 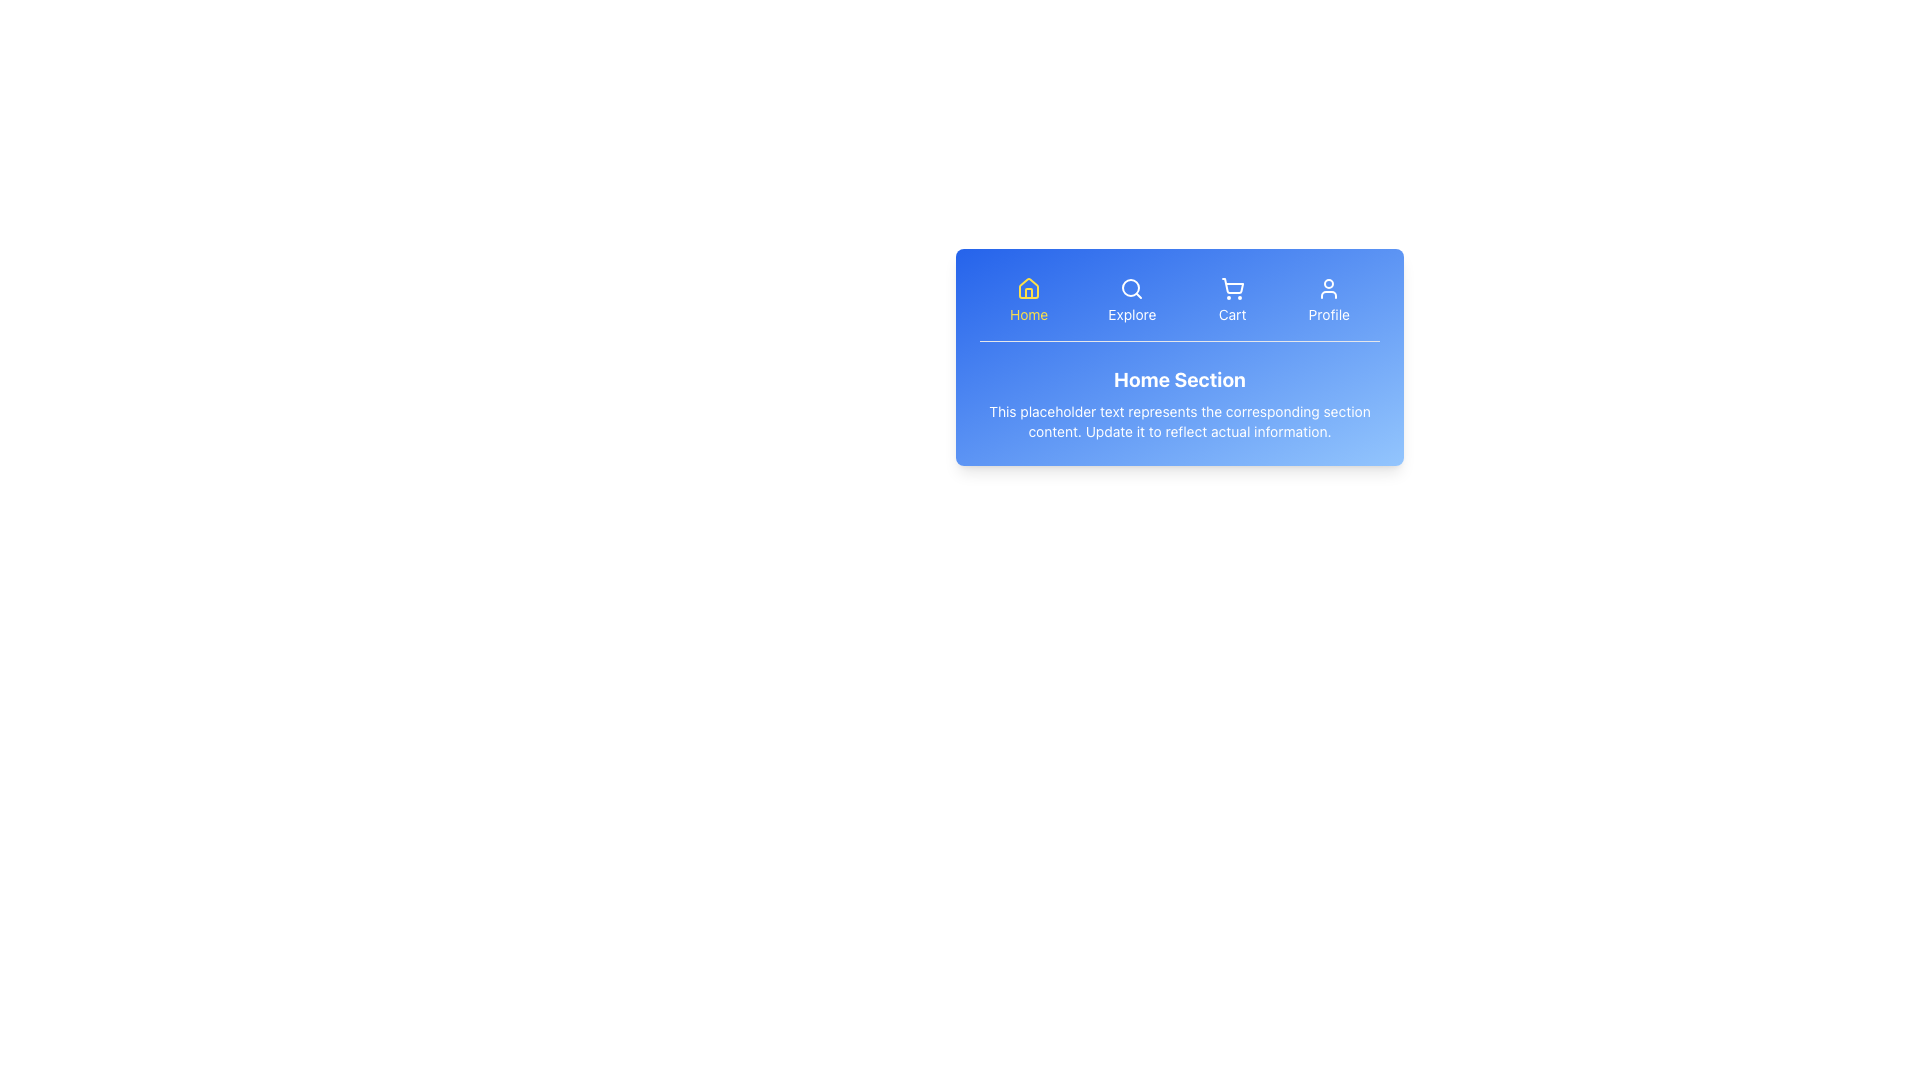 What do you see at coordinates (1231, 289) in the screenshot?
I see `the 'Cart' icon in the navigation bar, which is the third option from the left, to interact with the cart functionality` at bounding box center [1231, 289].